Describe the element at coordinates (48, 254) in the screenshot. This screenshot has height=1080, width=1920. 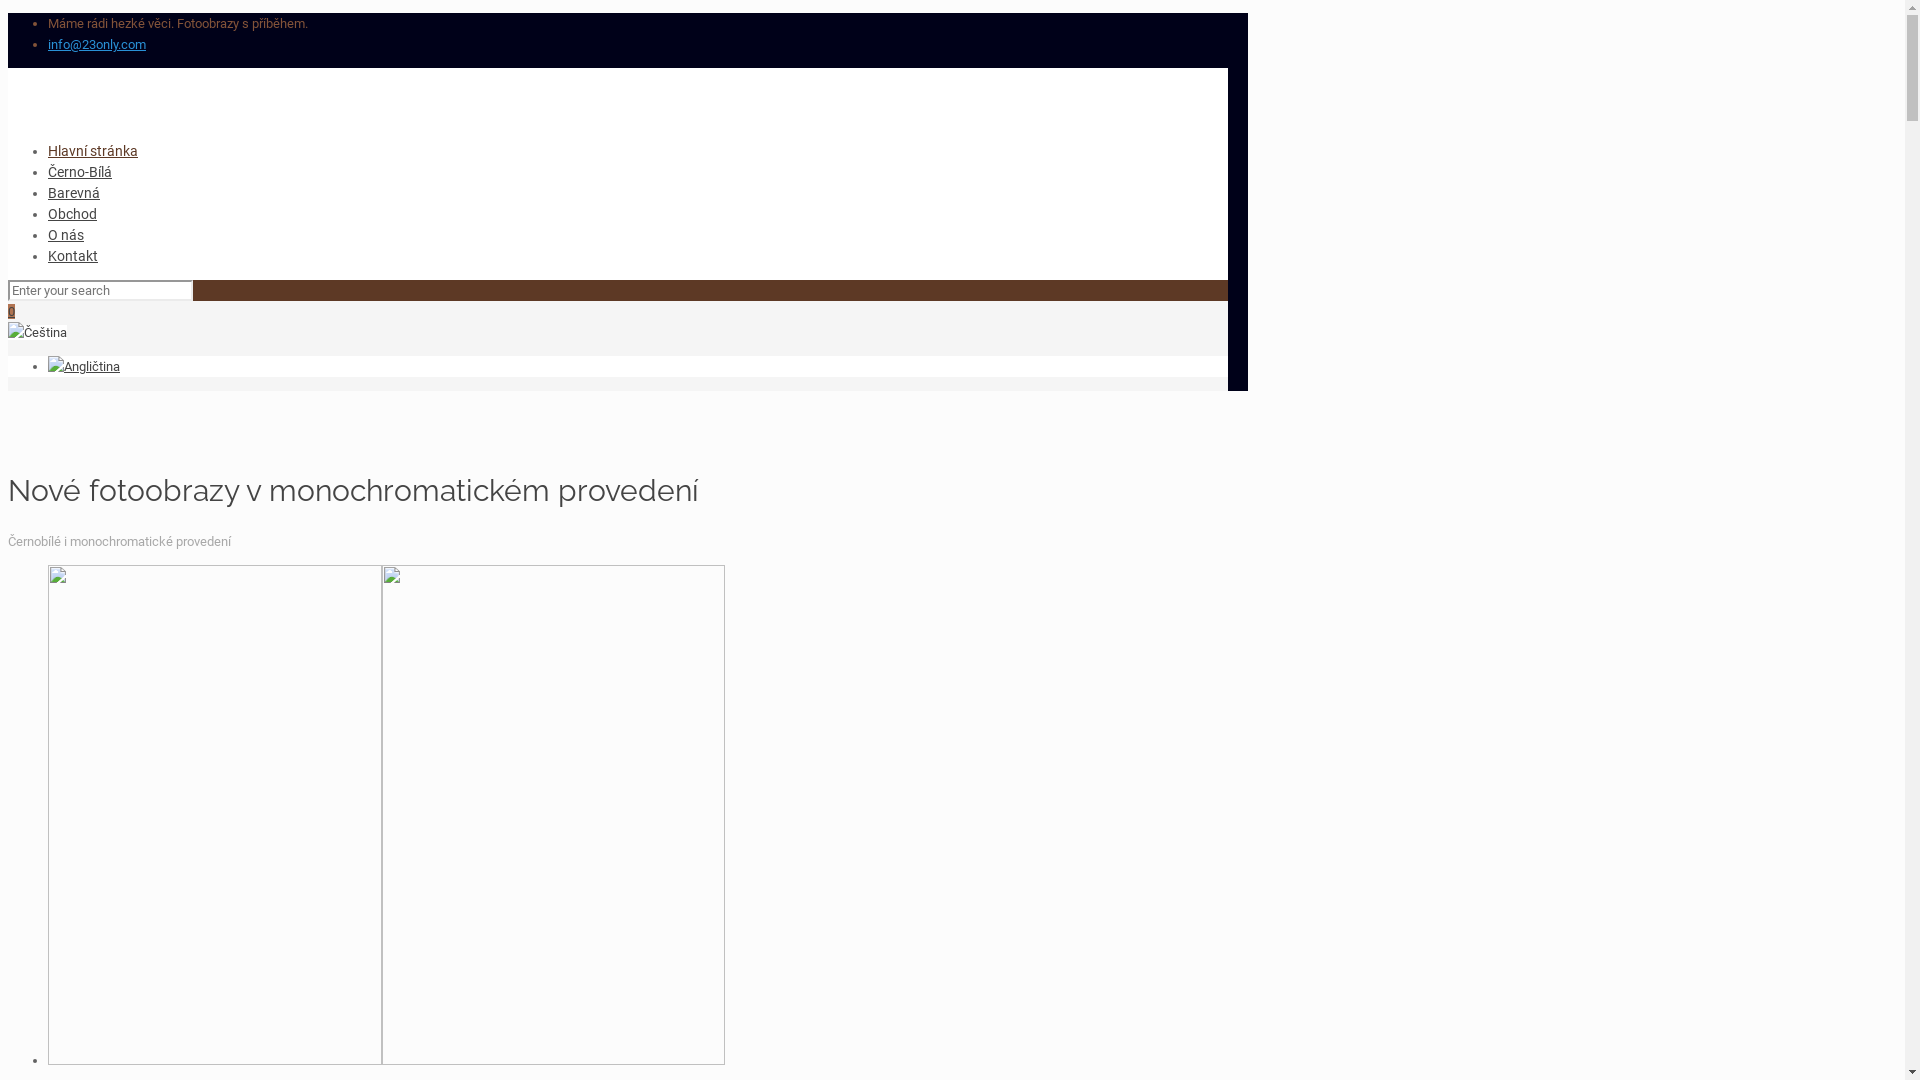
I see `'Kontakt'` at that location.